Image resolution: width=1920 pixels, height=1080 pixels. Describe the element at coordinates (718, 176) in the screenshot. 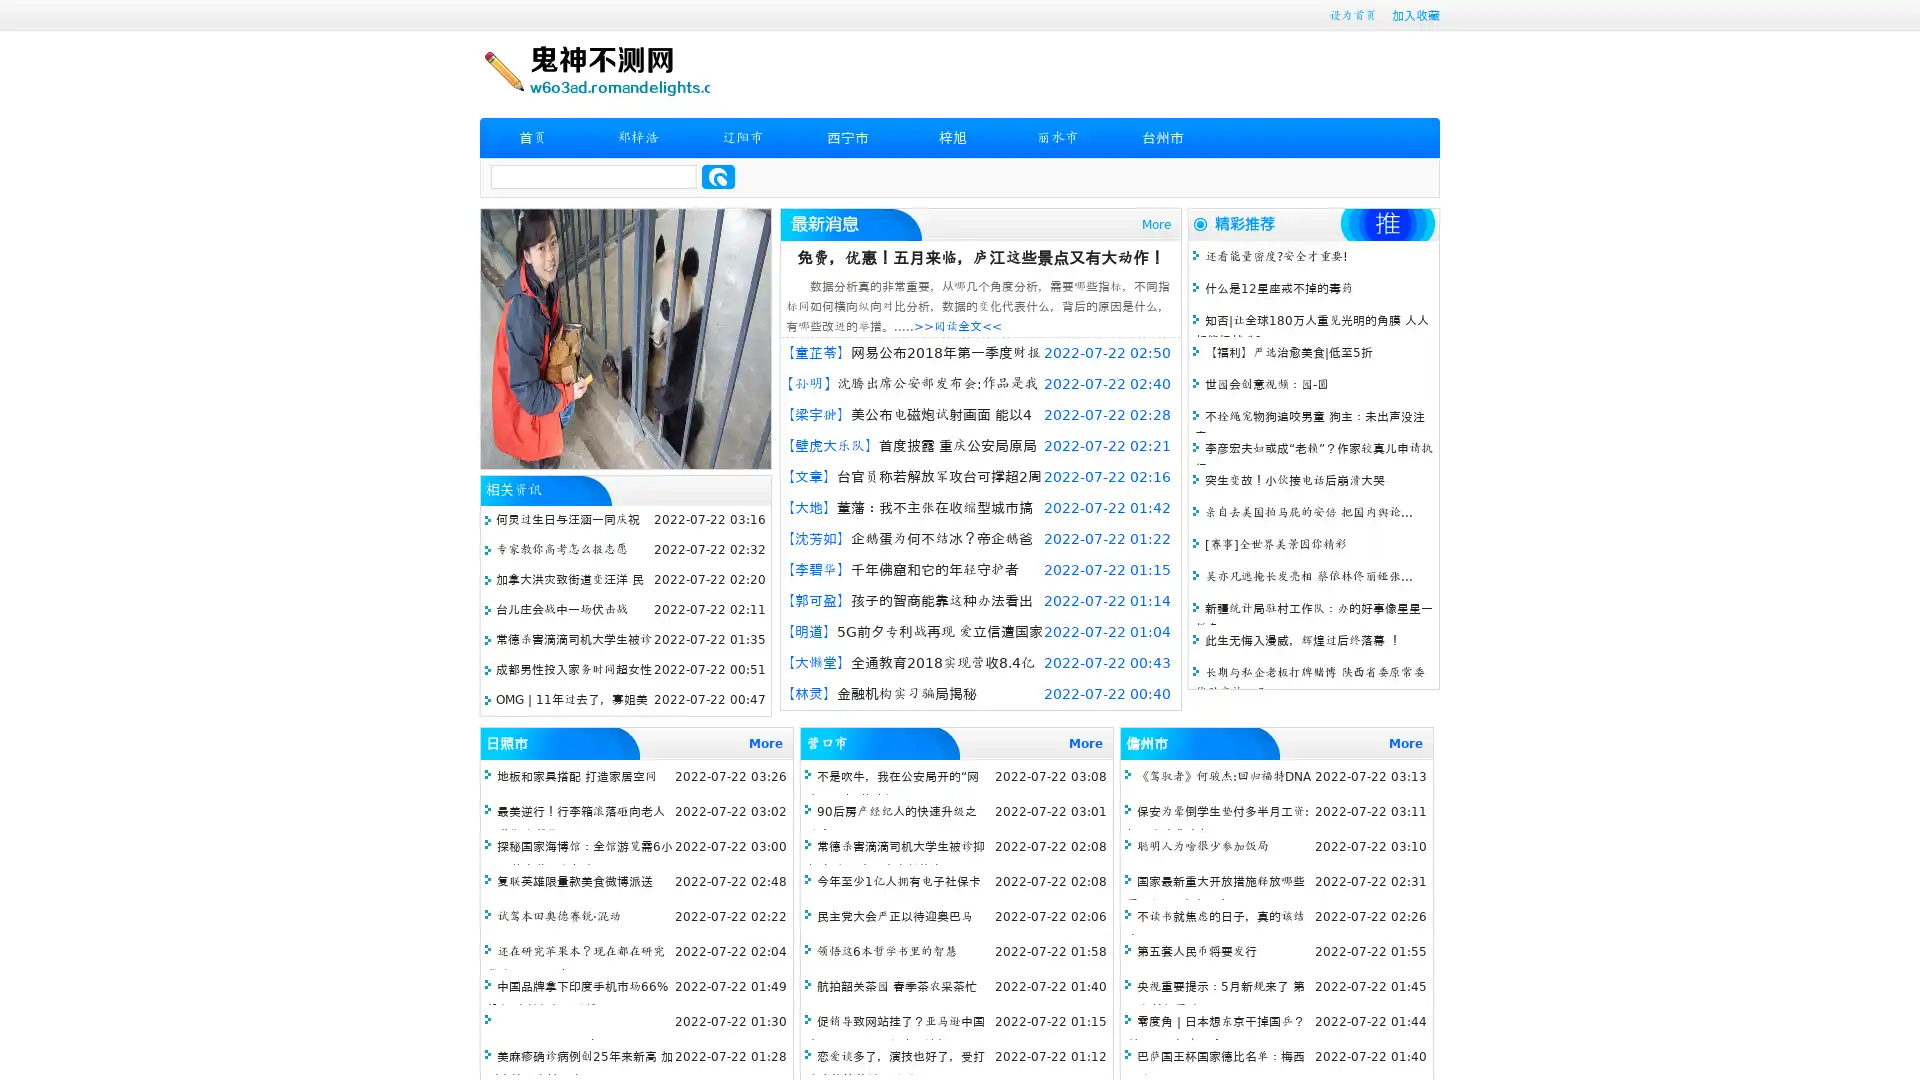

I see `Search` at that location.